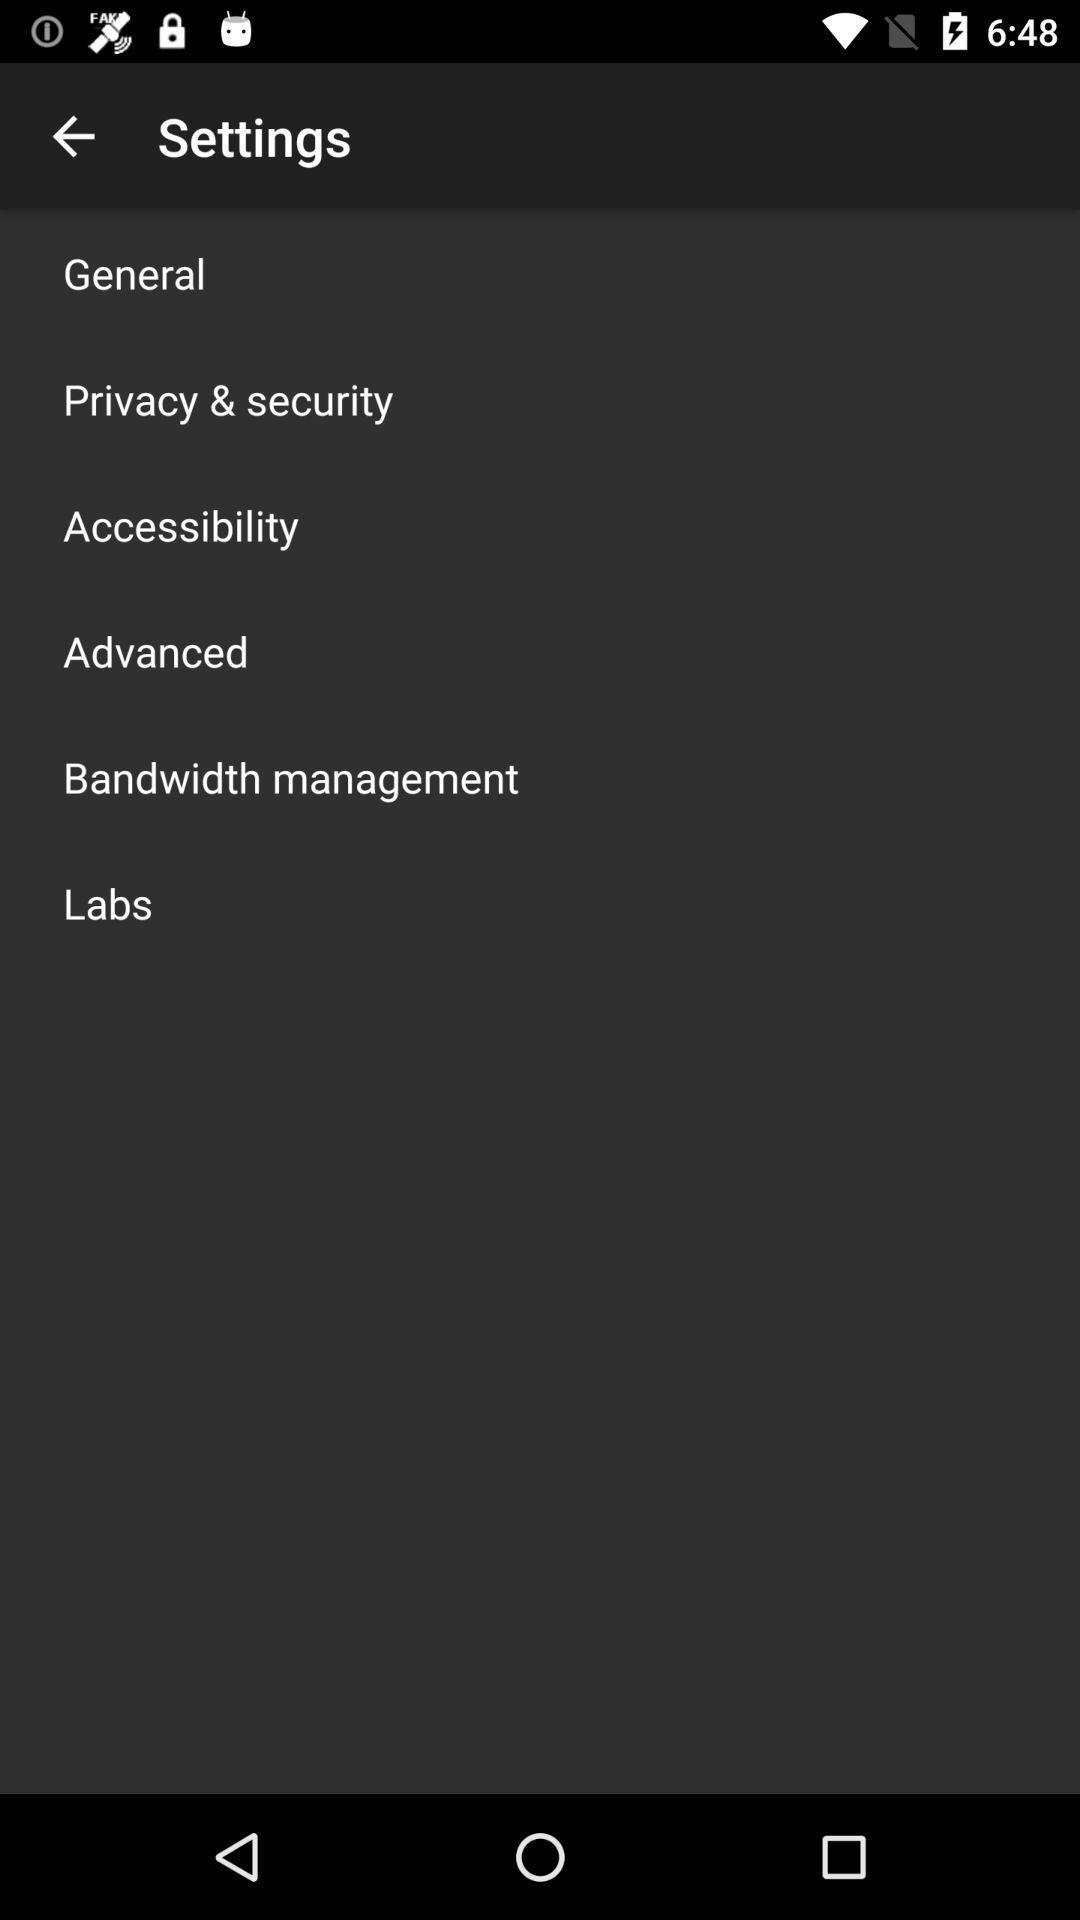 This screenshot has width=1080, height=1920. What do you see at coordinates (290, 776) in the screenshot?
I see `app below the advanced item` at bounding box center [290, 776].